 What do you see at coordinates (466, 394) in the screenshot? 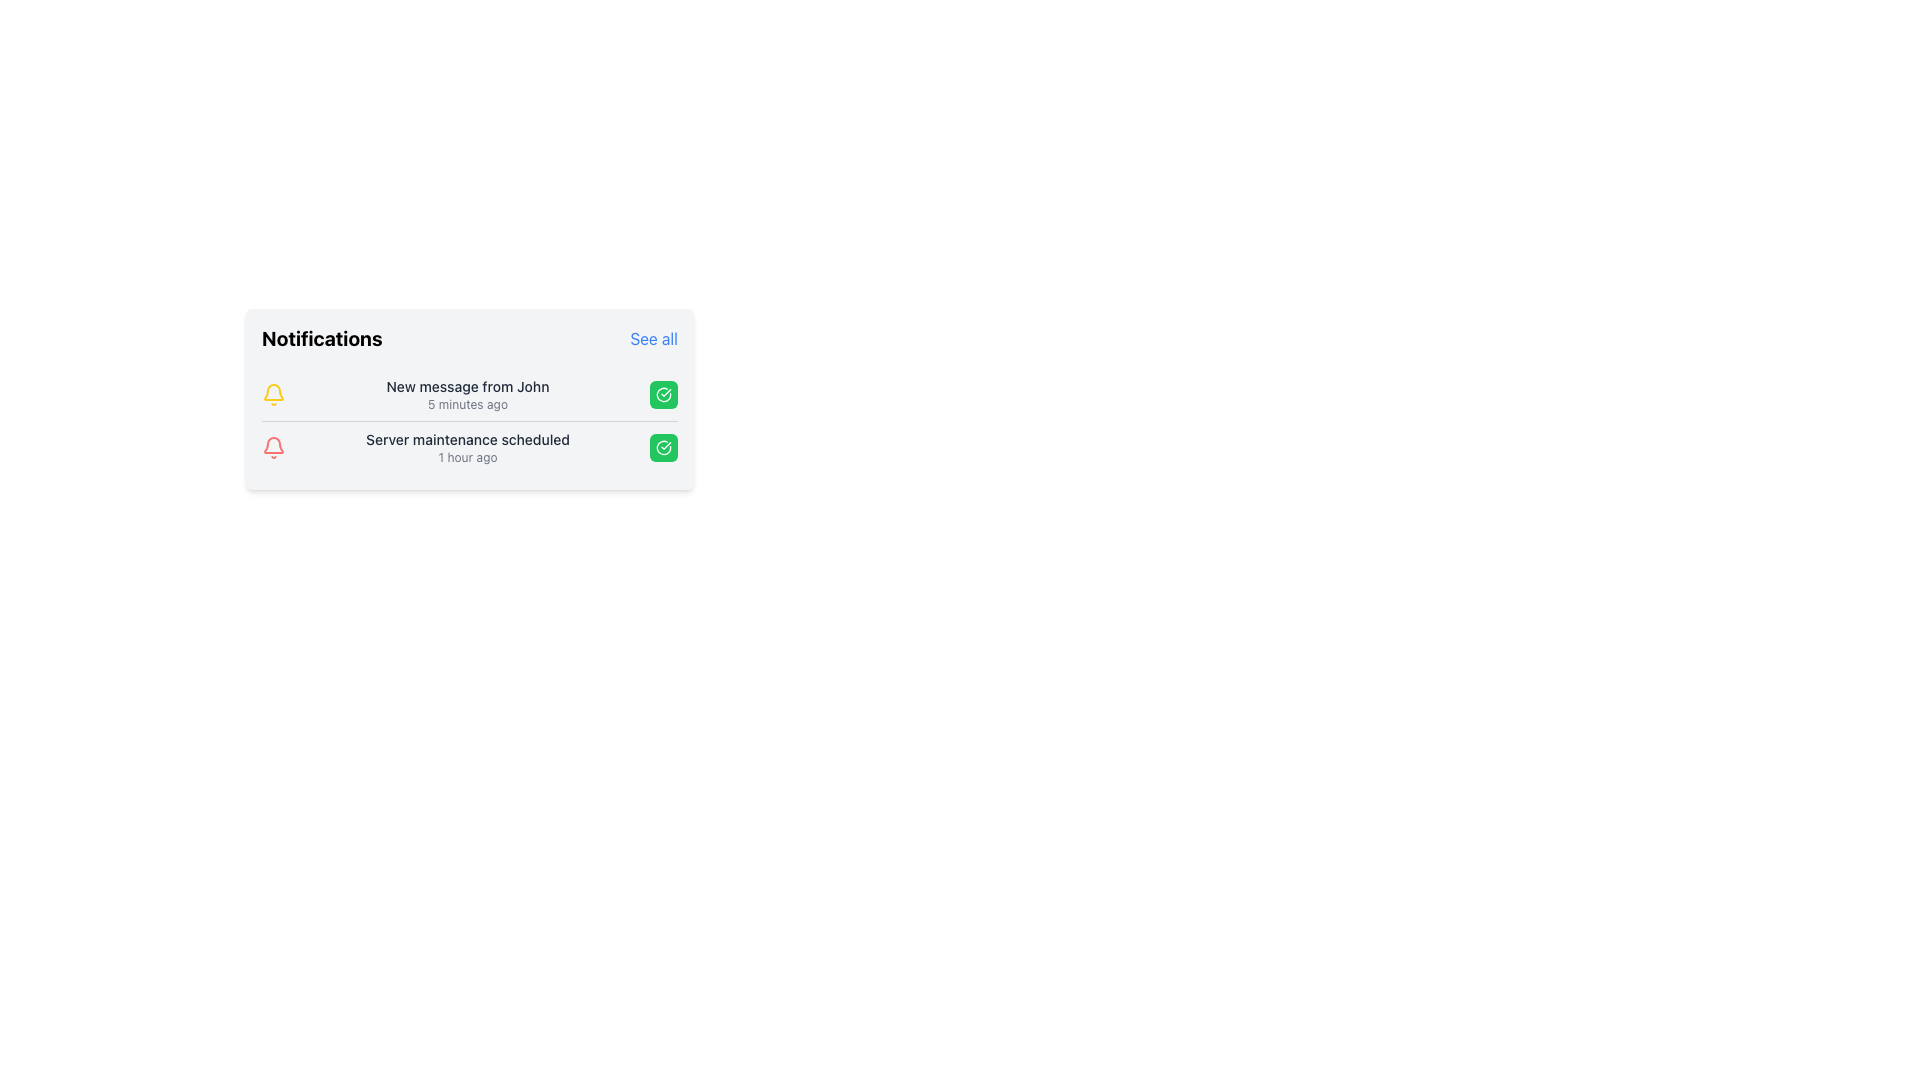
I see `the notification entry displaying 'New message from John' with the timestamp '5 minutes ago', which is the first notification in the vertical list` at bounding box center [466, 394].